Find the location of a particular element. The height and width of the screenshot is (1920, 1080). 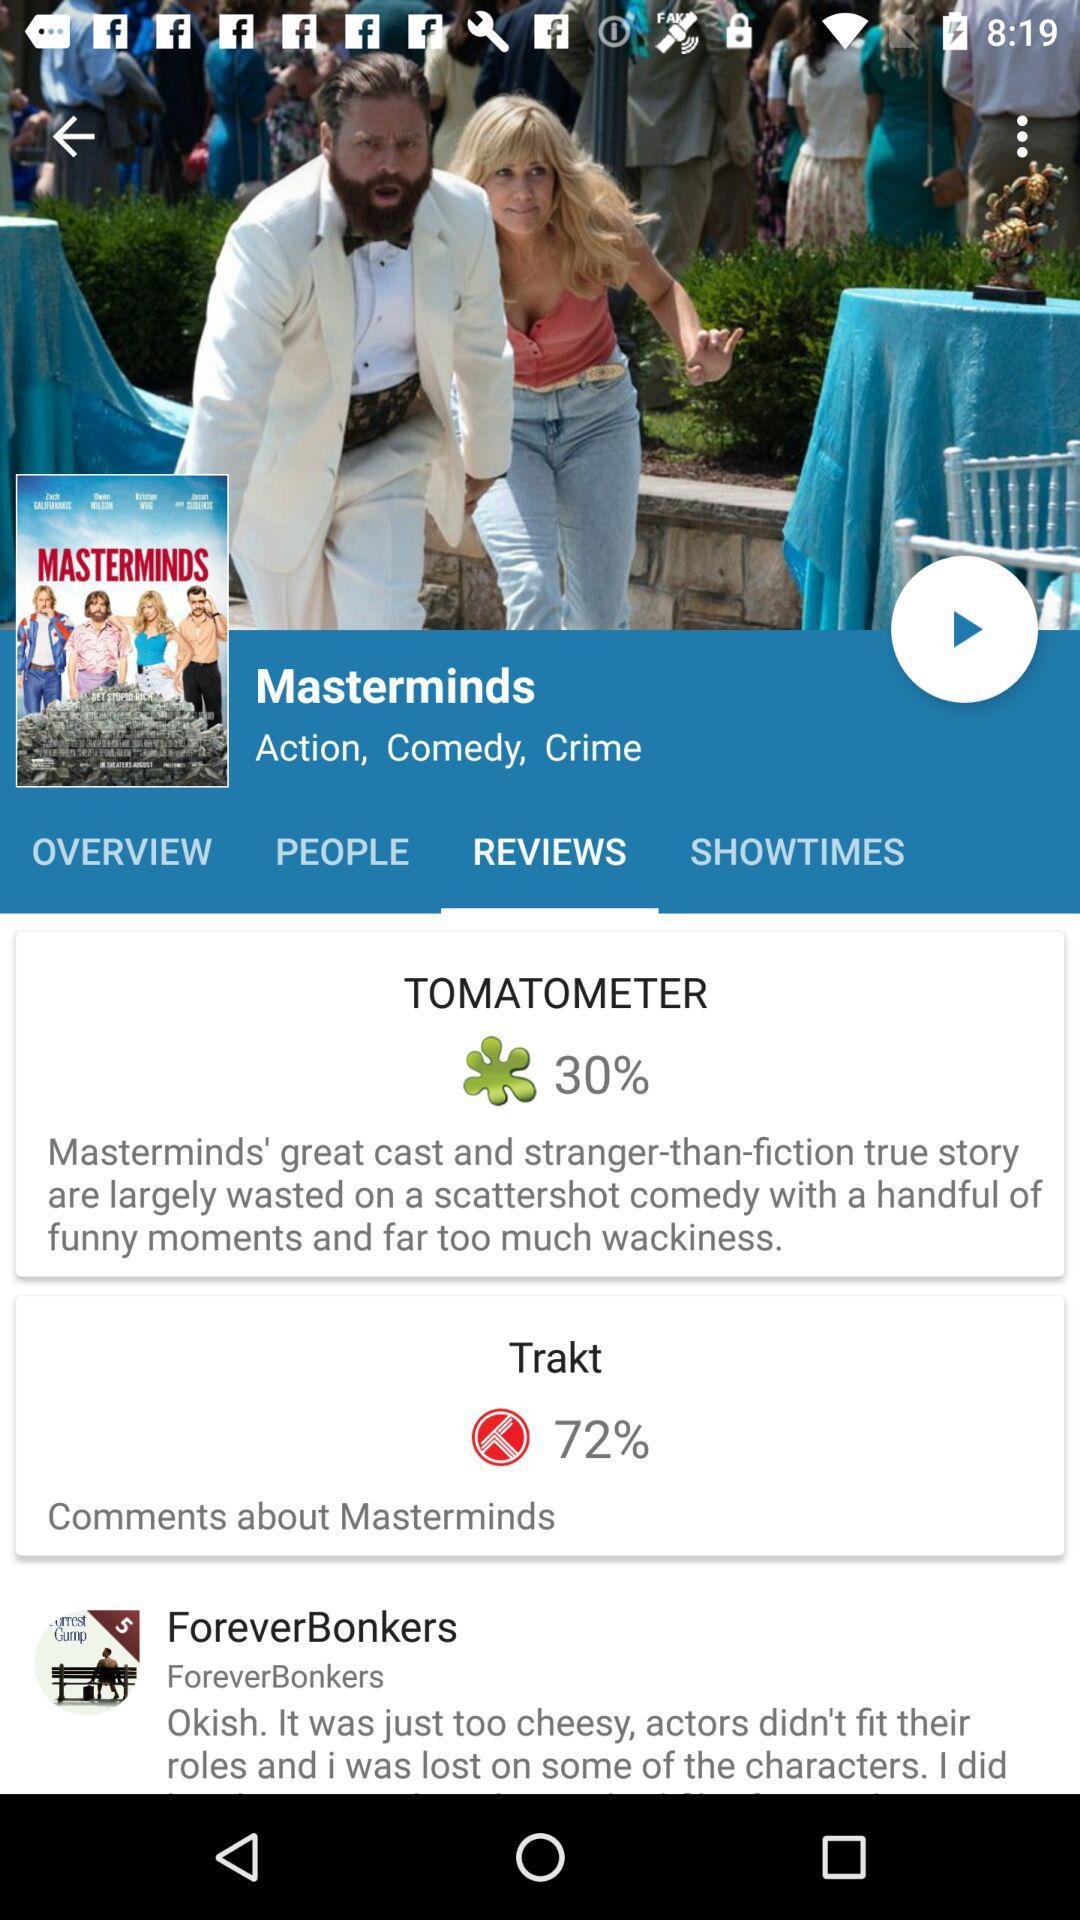

video is located at coordinates (963, 628).